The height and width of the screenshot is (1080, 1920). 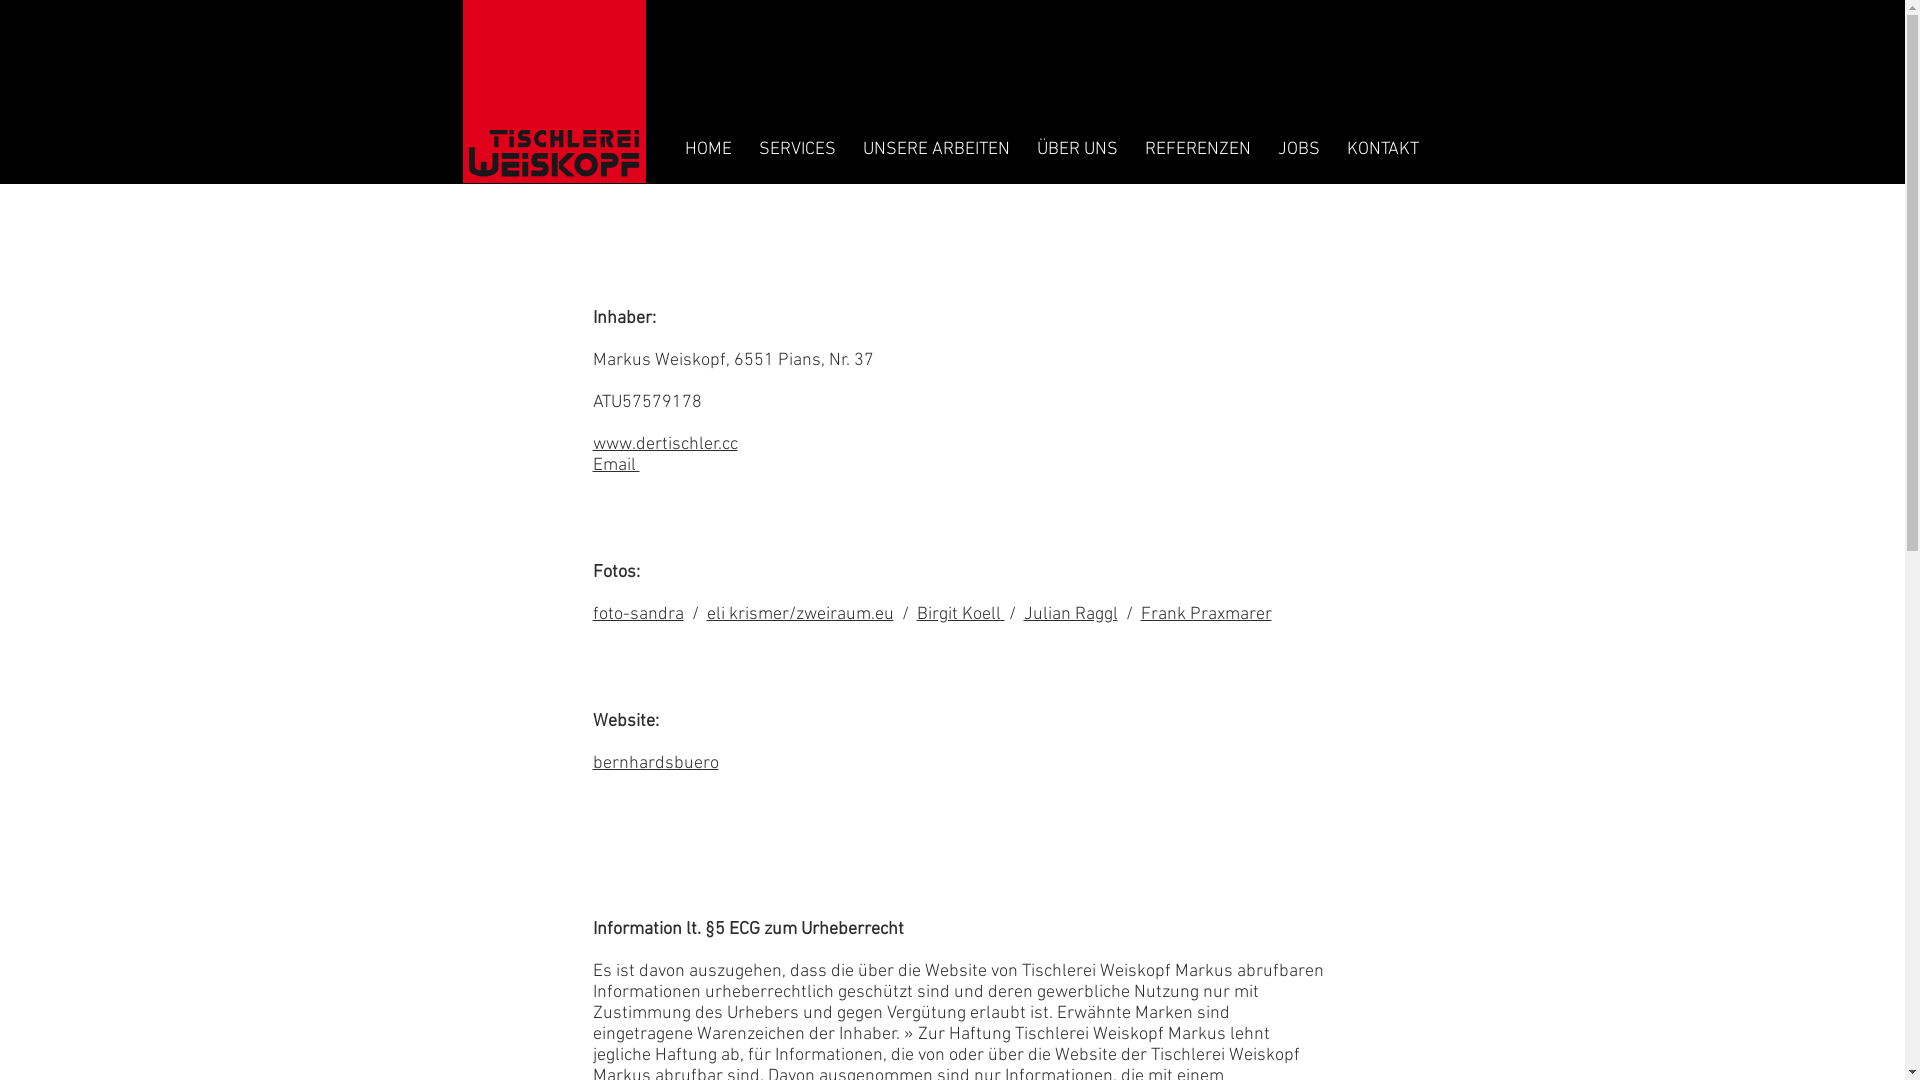 I want to click on 'SERVICES', so click(x=796, y=148).